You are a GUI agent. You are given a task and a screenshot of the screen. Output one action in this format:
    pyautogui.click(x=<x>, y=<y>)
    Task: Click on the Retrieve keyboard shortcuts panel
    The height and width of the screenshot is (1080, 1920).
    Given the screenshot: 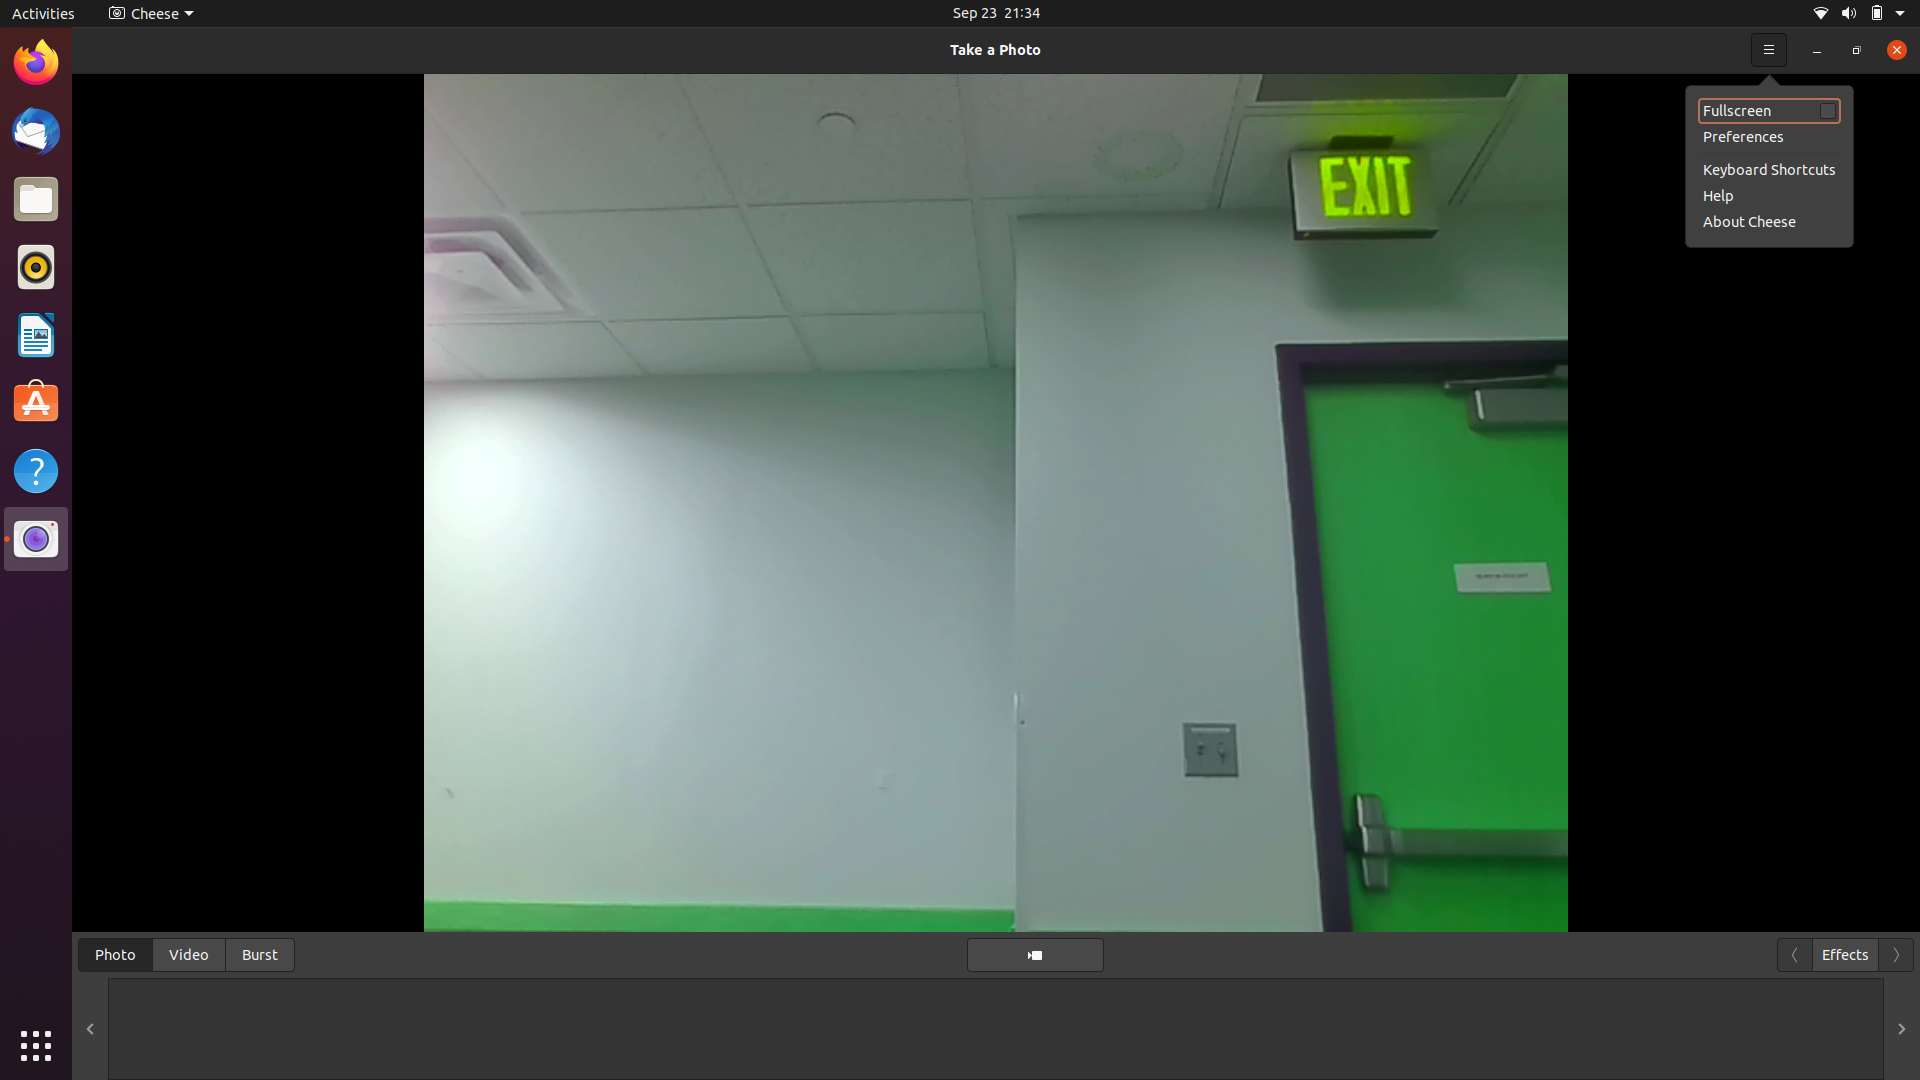 What is the action you would take?
    pyautogui.click(x=1769, y=47)
    